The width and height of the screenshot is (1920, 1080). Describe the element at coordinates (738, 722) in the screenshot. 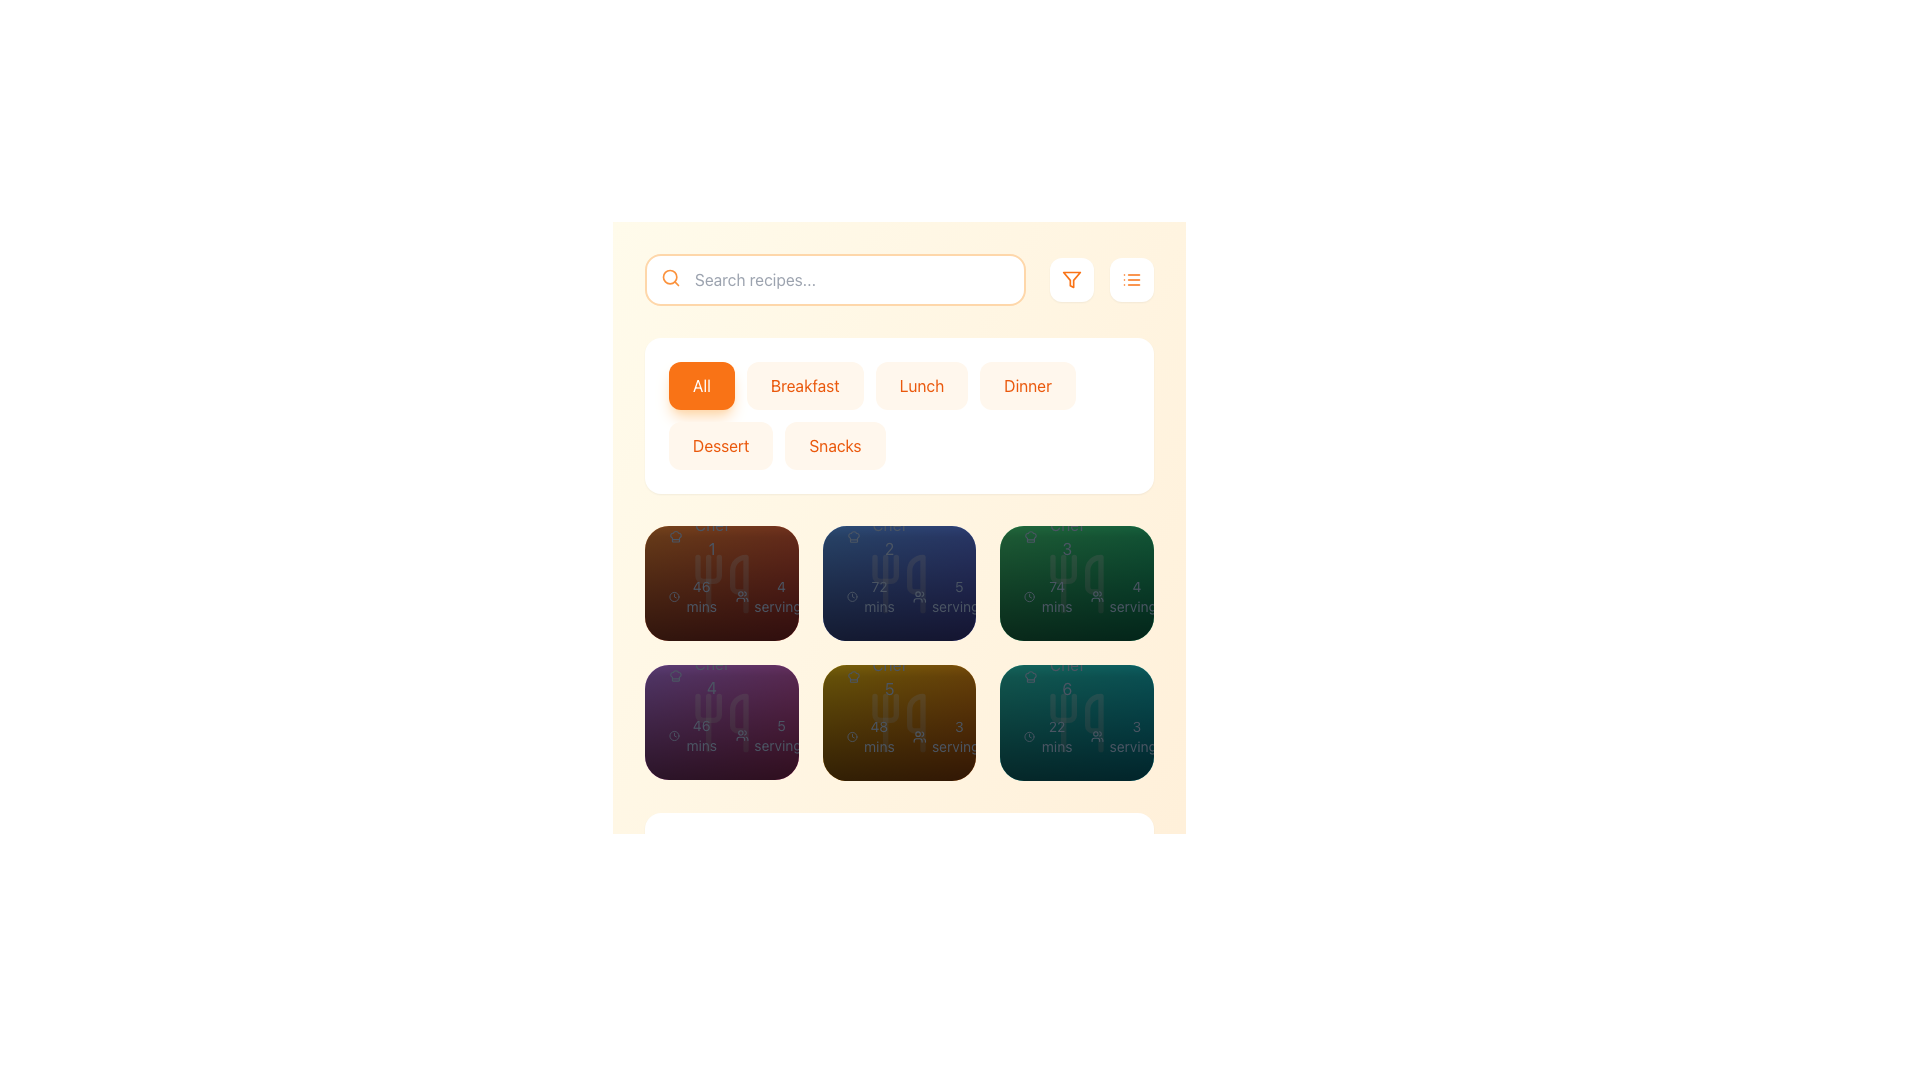

I see `rightmost segment of the utensil icon within the purple card in the second row of the grid for debugging purposes` at that location.